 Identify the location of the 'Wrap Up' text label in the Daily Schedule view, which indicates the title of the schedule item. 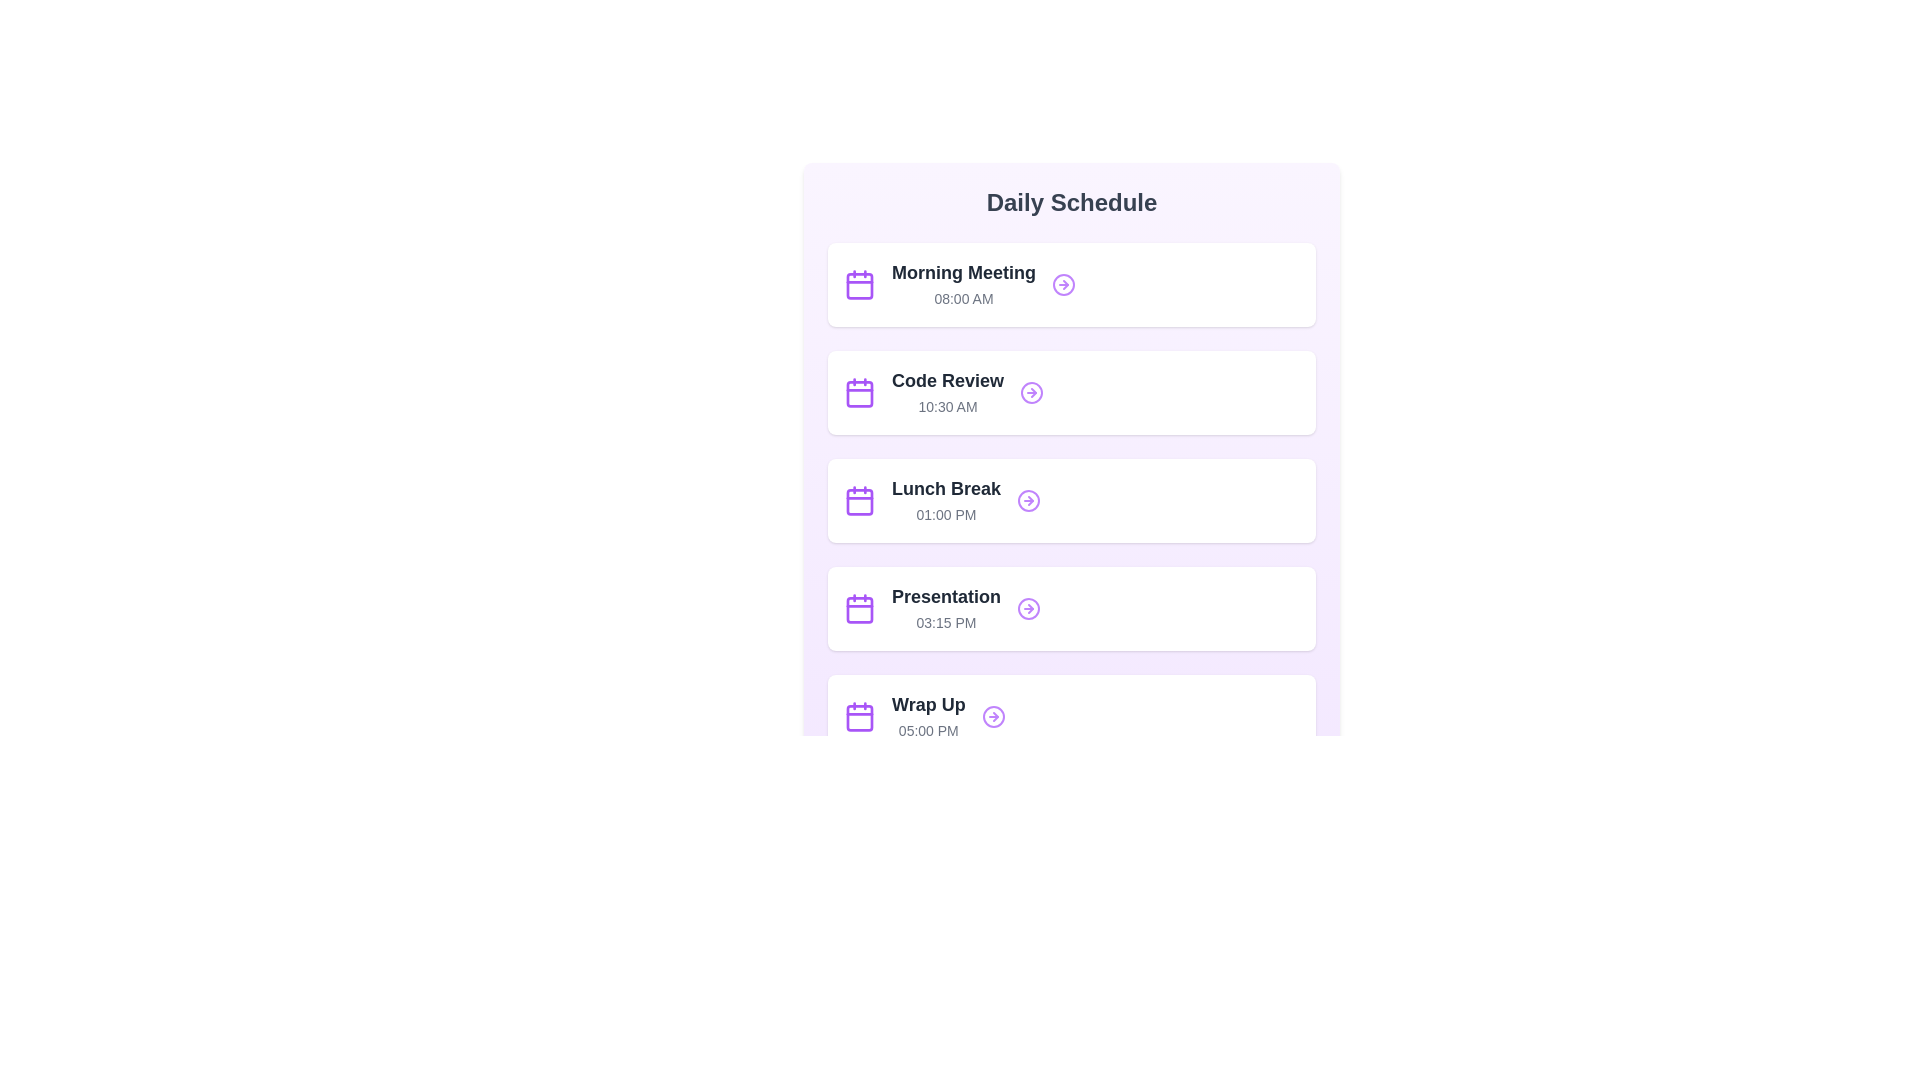
(927, 704).